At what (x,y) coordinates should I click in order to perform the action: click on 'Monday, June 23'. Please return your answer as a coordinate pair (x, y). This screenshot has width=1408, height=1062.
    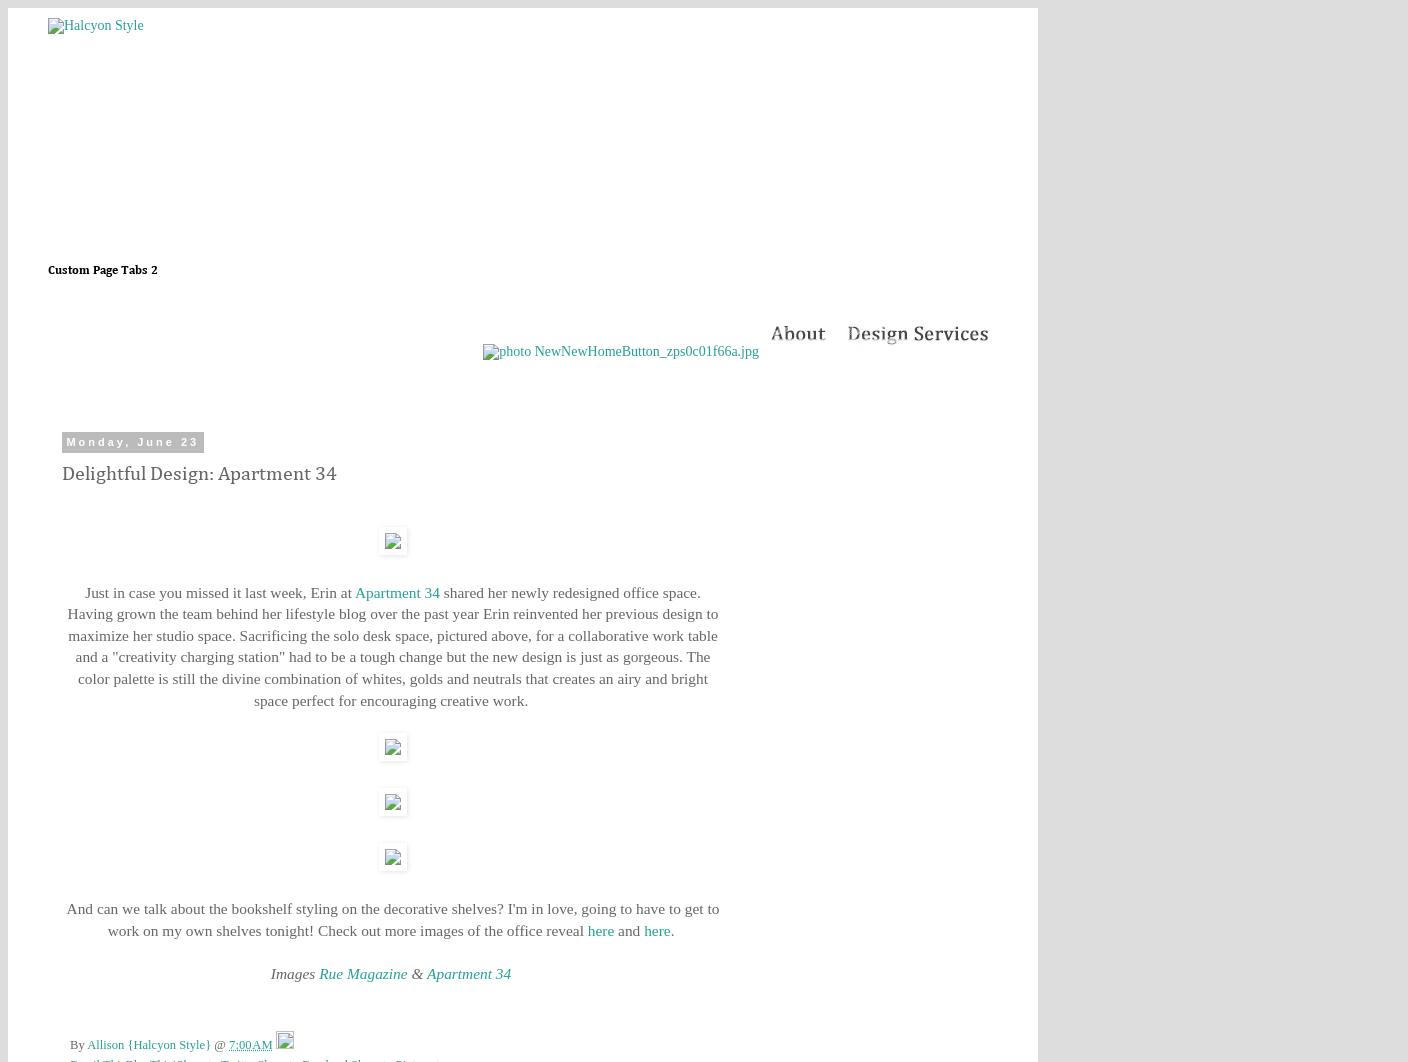
    Looking at the image, I should click on (132, 441).